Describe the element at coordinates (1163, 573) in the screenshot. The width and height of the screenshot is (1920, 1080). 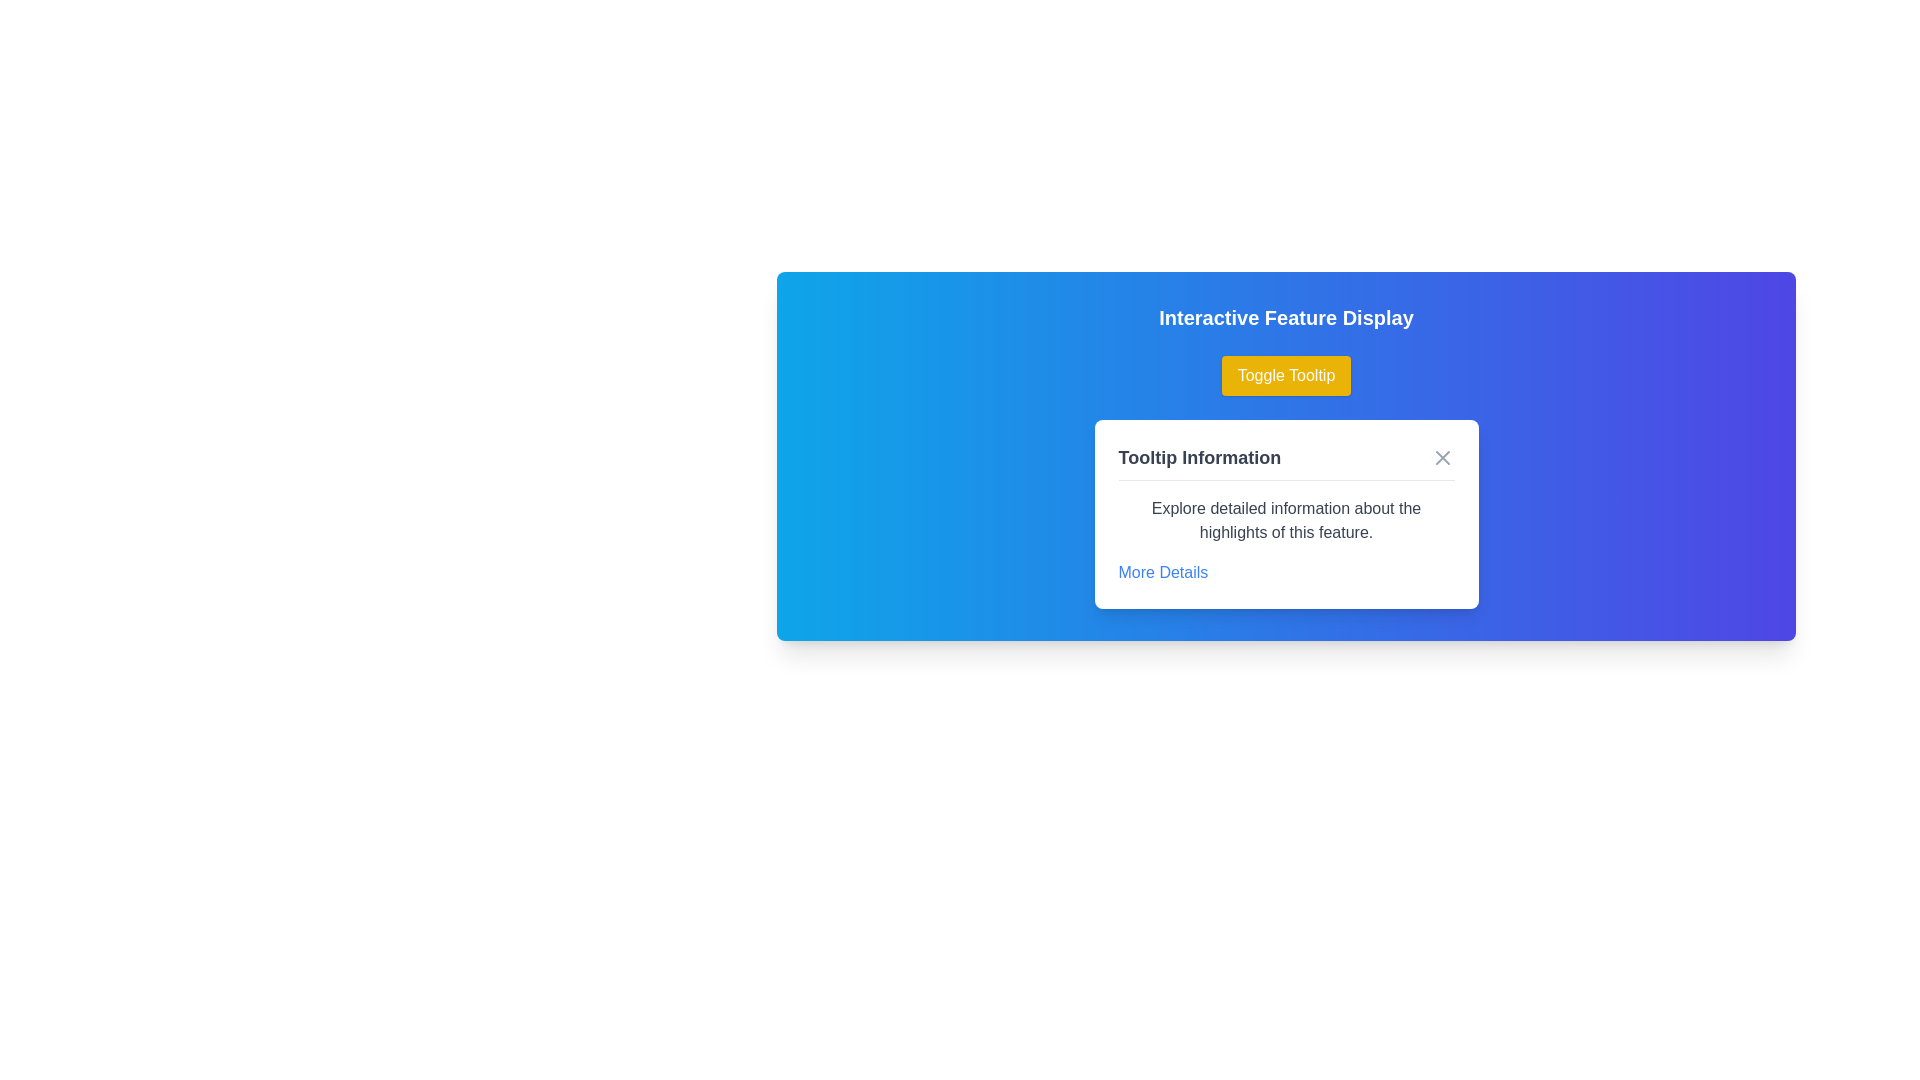
I see `the hyperlink positioned at the lower-left corner of the tooltip box` at that location.